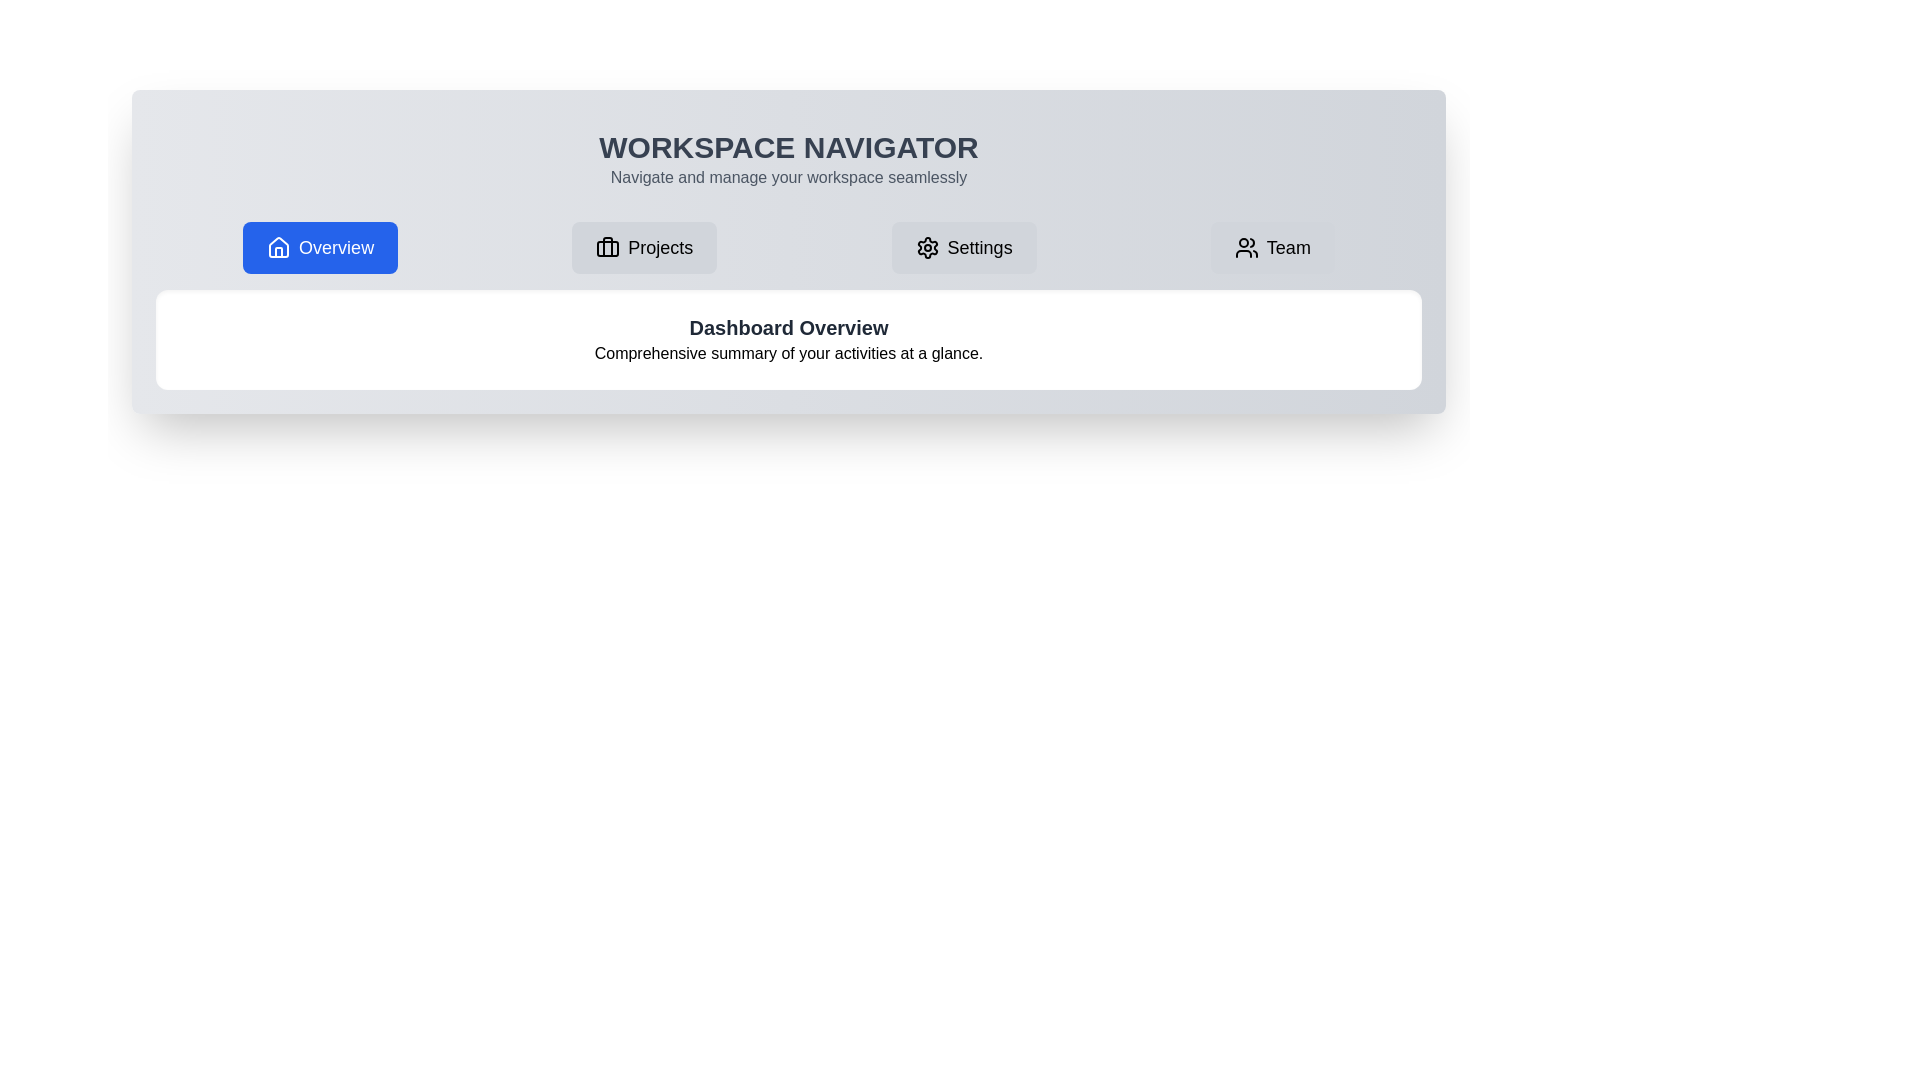 The height and width of the screenshot is (1080, 1920). Describe the element at coordinates (926, 246) in the screenshot. I see `the settings icon located in the navigation bar at the top of the interface` at that location.